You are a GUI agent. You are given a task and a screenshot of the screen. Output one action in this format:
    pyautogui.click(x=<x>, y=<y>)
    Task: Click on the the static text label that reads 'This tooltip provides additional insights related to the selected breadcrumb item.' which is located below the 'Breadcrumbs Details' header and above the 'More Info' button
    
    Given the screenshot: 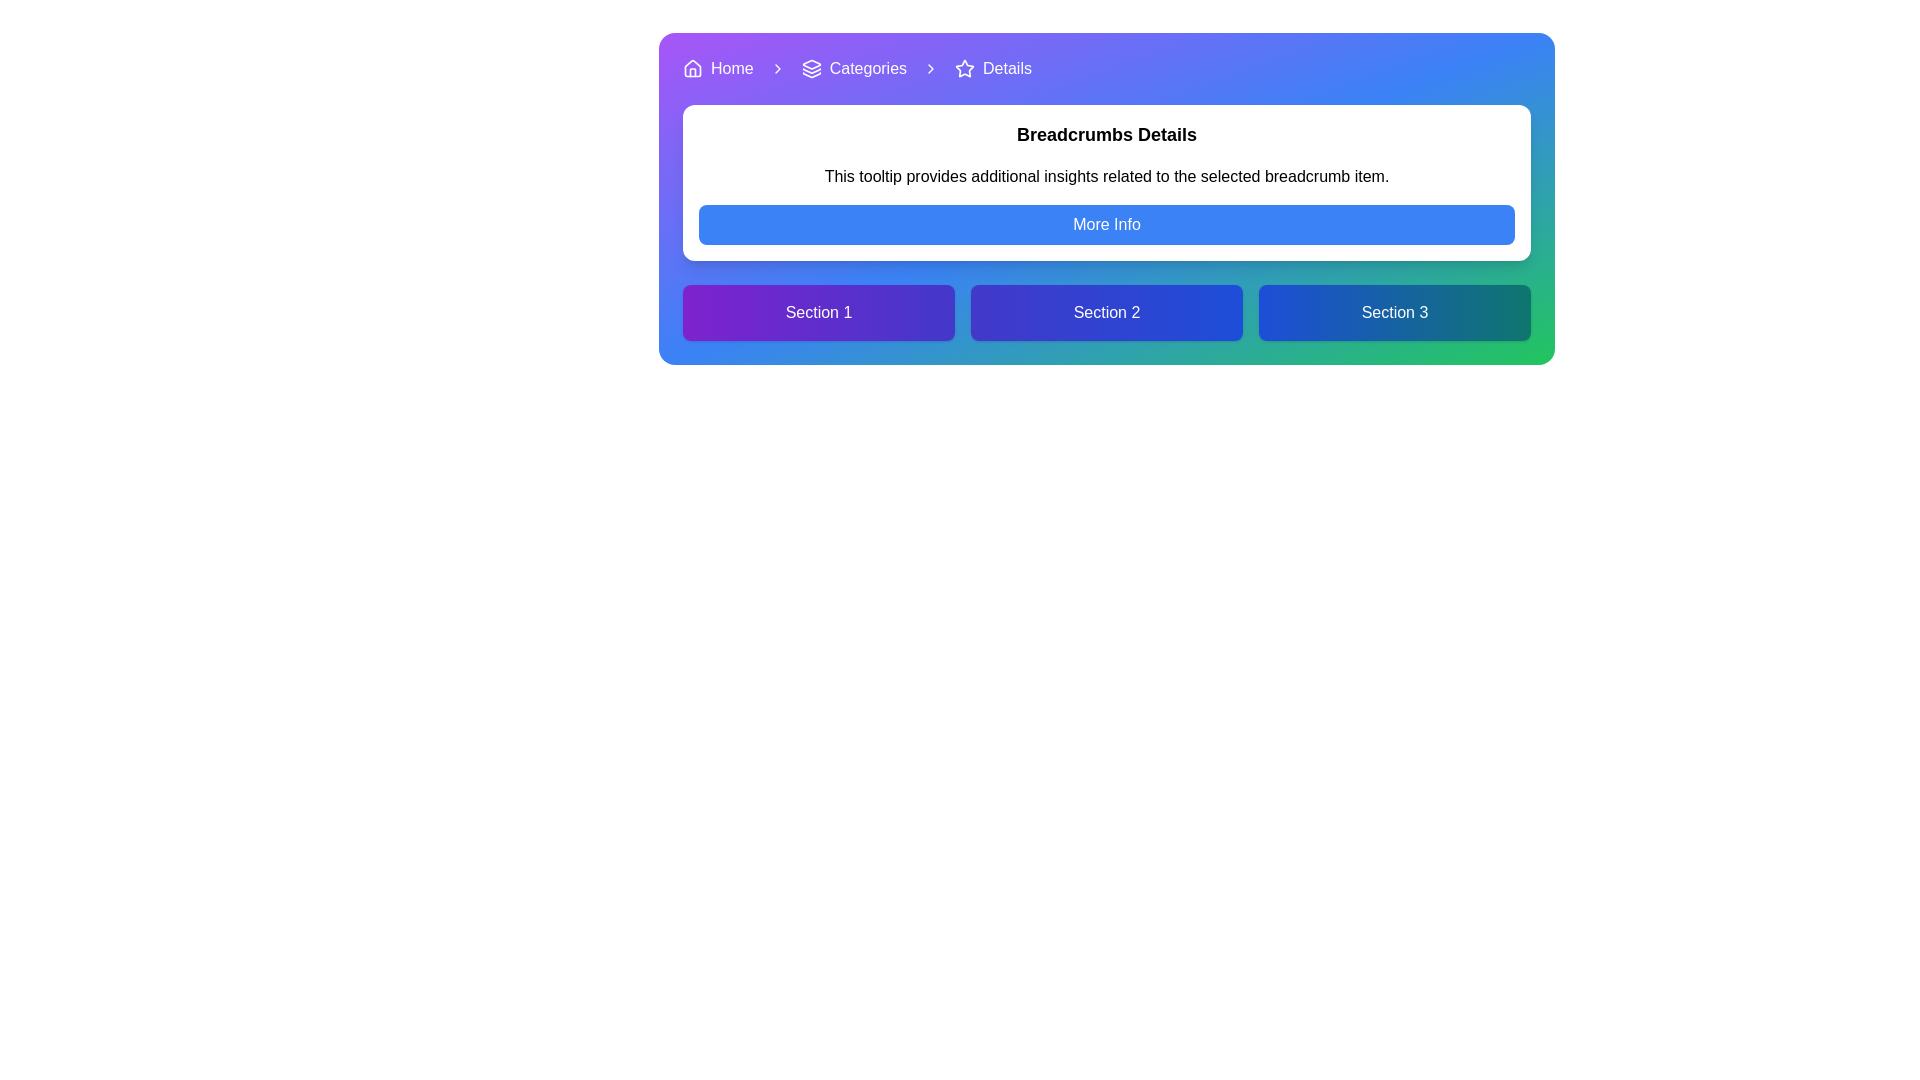 What is the action you would take?
    pyautogui.click(x=1106, y=176)
    